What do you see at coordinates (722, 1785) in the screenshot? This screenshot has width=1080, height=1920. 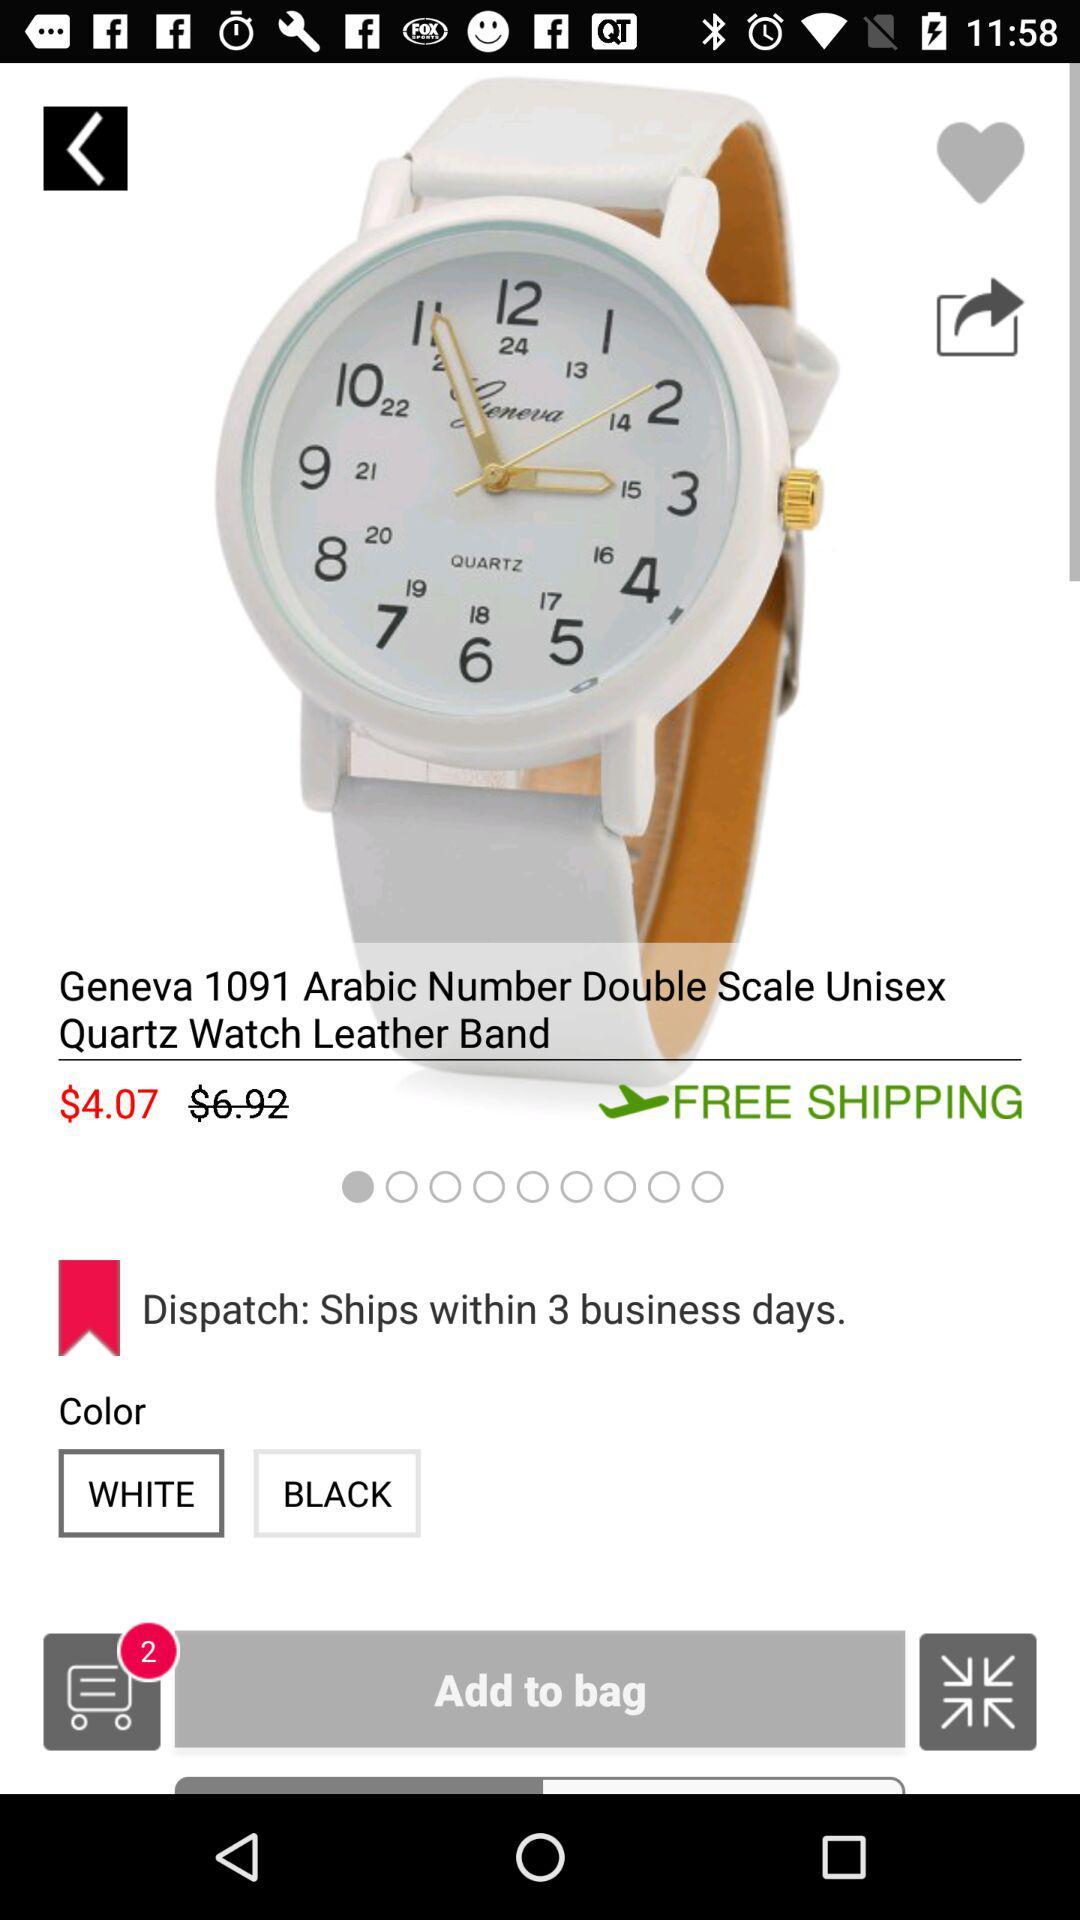 I see `item to the right of detail` at bounding box center [722, 1785].